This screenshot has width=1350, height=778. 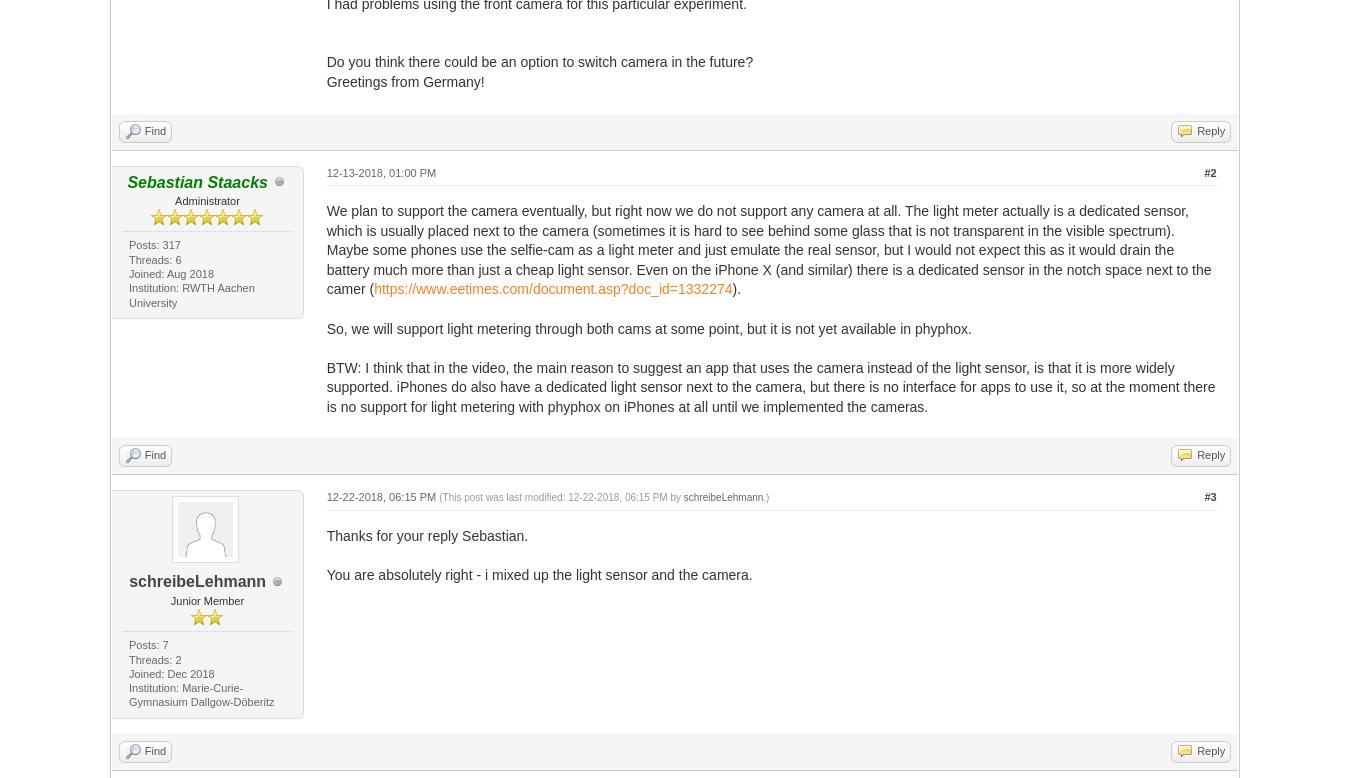 I want to click on 'Threads: 6', so click(x=154, y=257).